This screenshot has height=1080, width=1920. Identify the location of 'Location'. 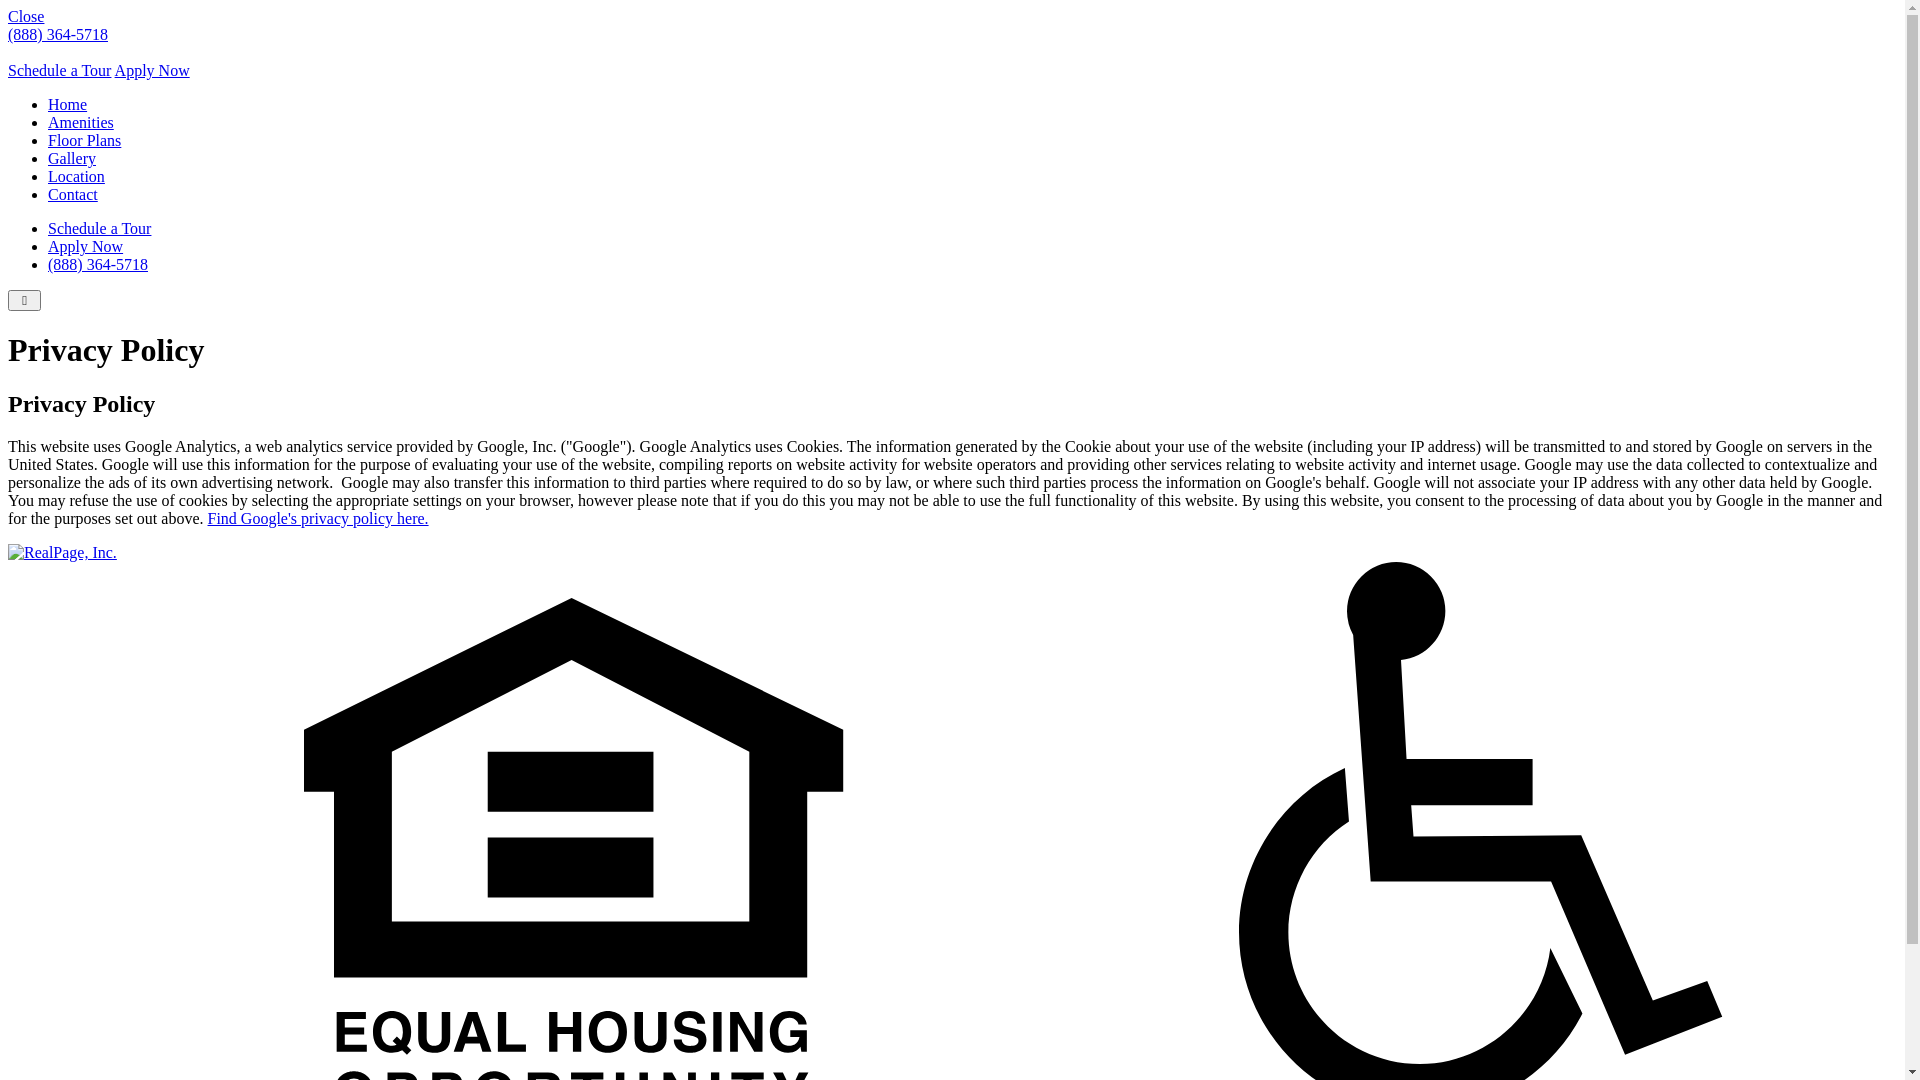
(76, 175).